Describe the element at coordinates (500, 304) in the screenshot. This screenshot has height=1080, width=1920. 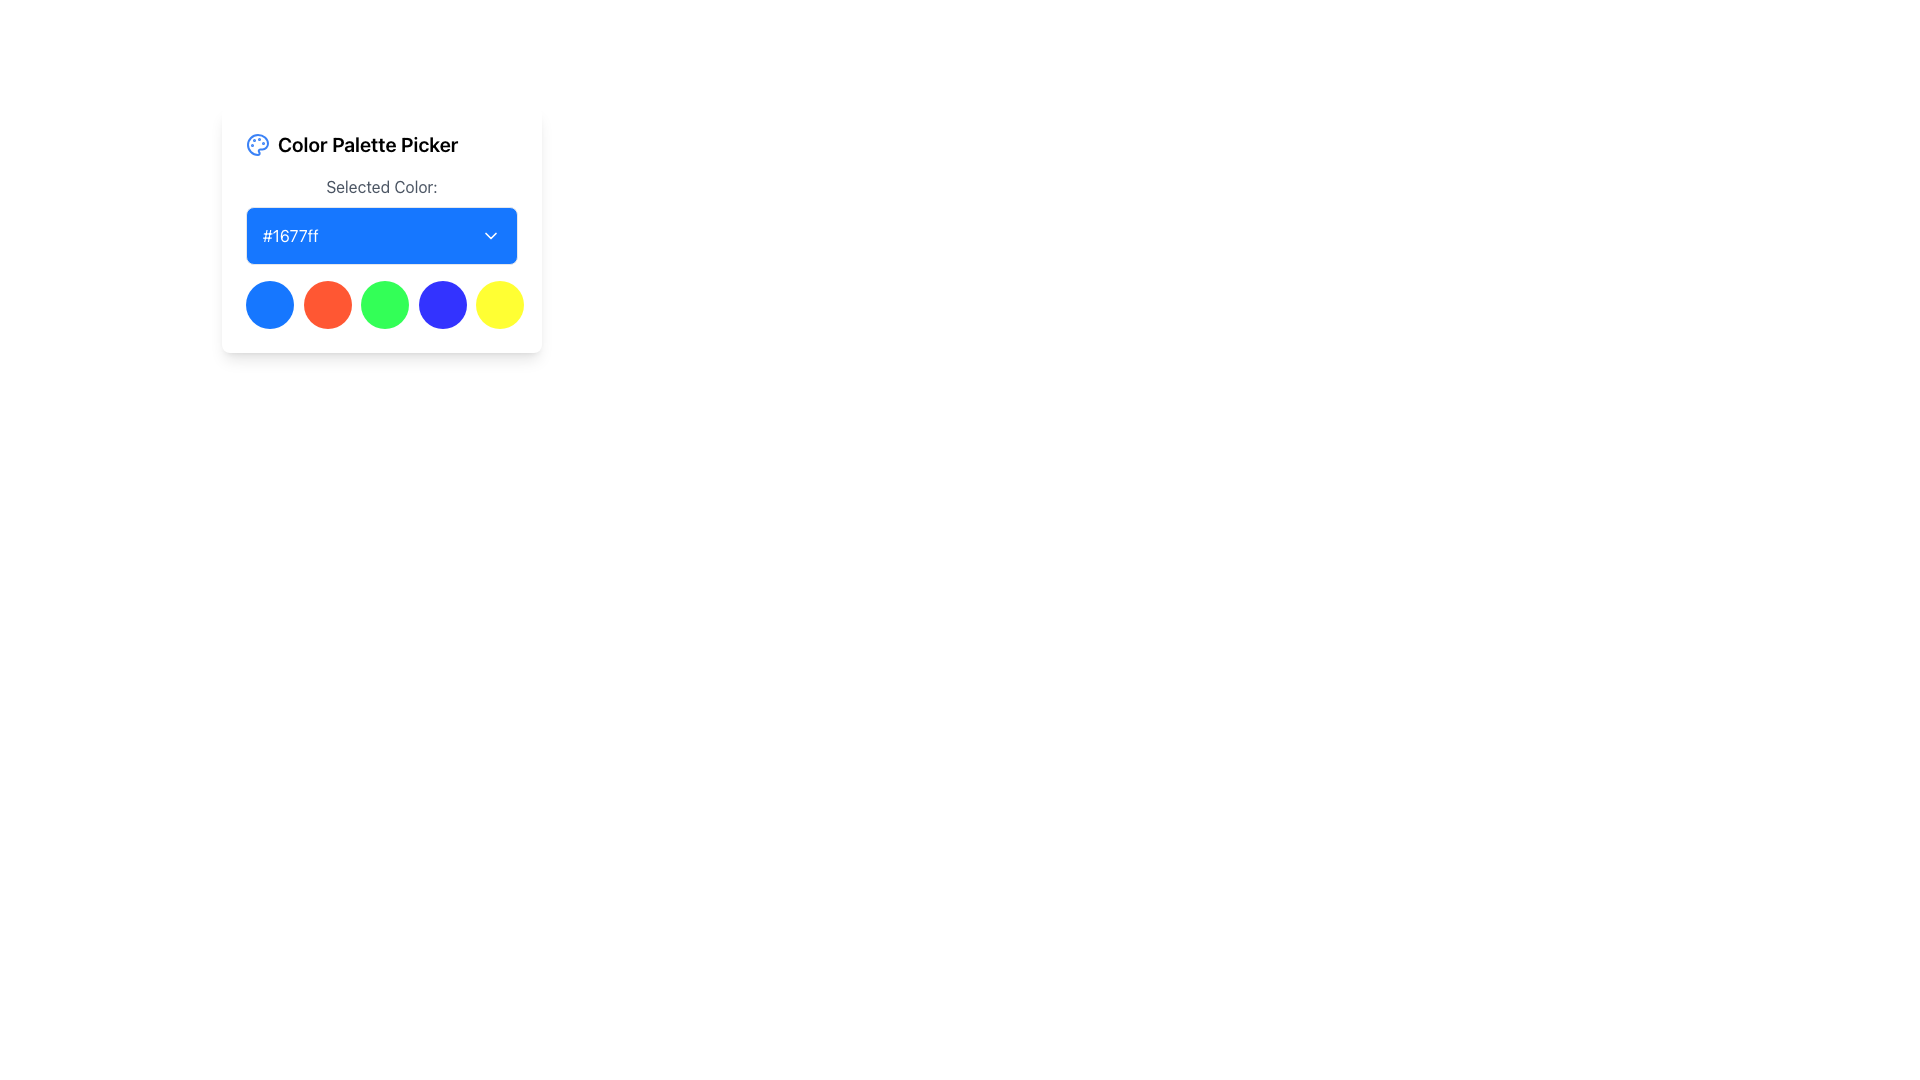
I see `the circular button with a yellow background, which is the fifth color circle in the row beneath the 'Selected Color' section` at that location.